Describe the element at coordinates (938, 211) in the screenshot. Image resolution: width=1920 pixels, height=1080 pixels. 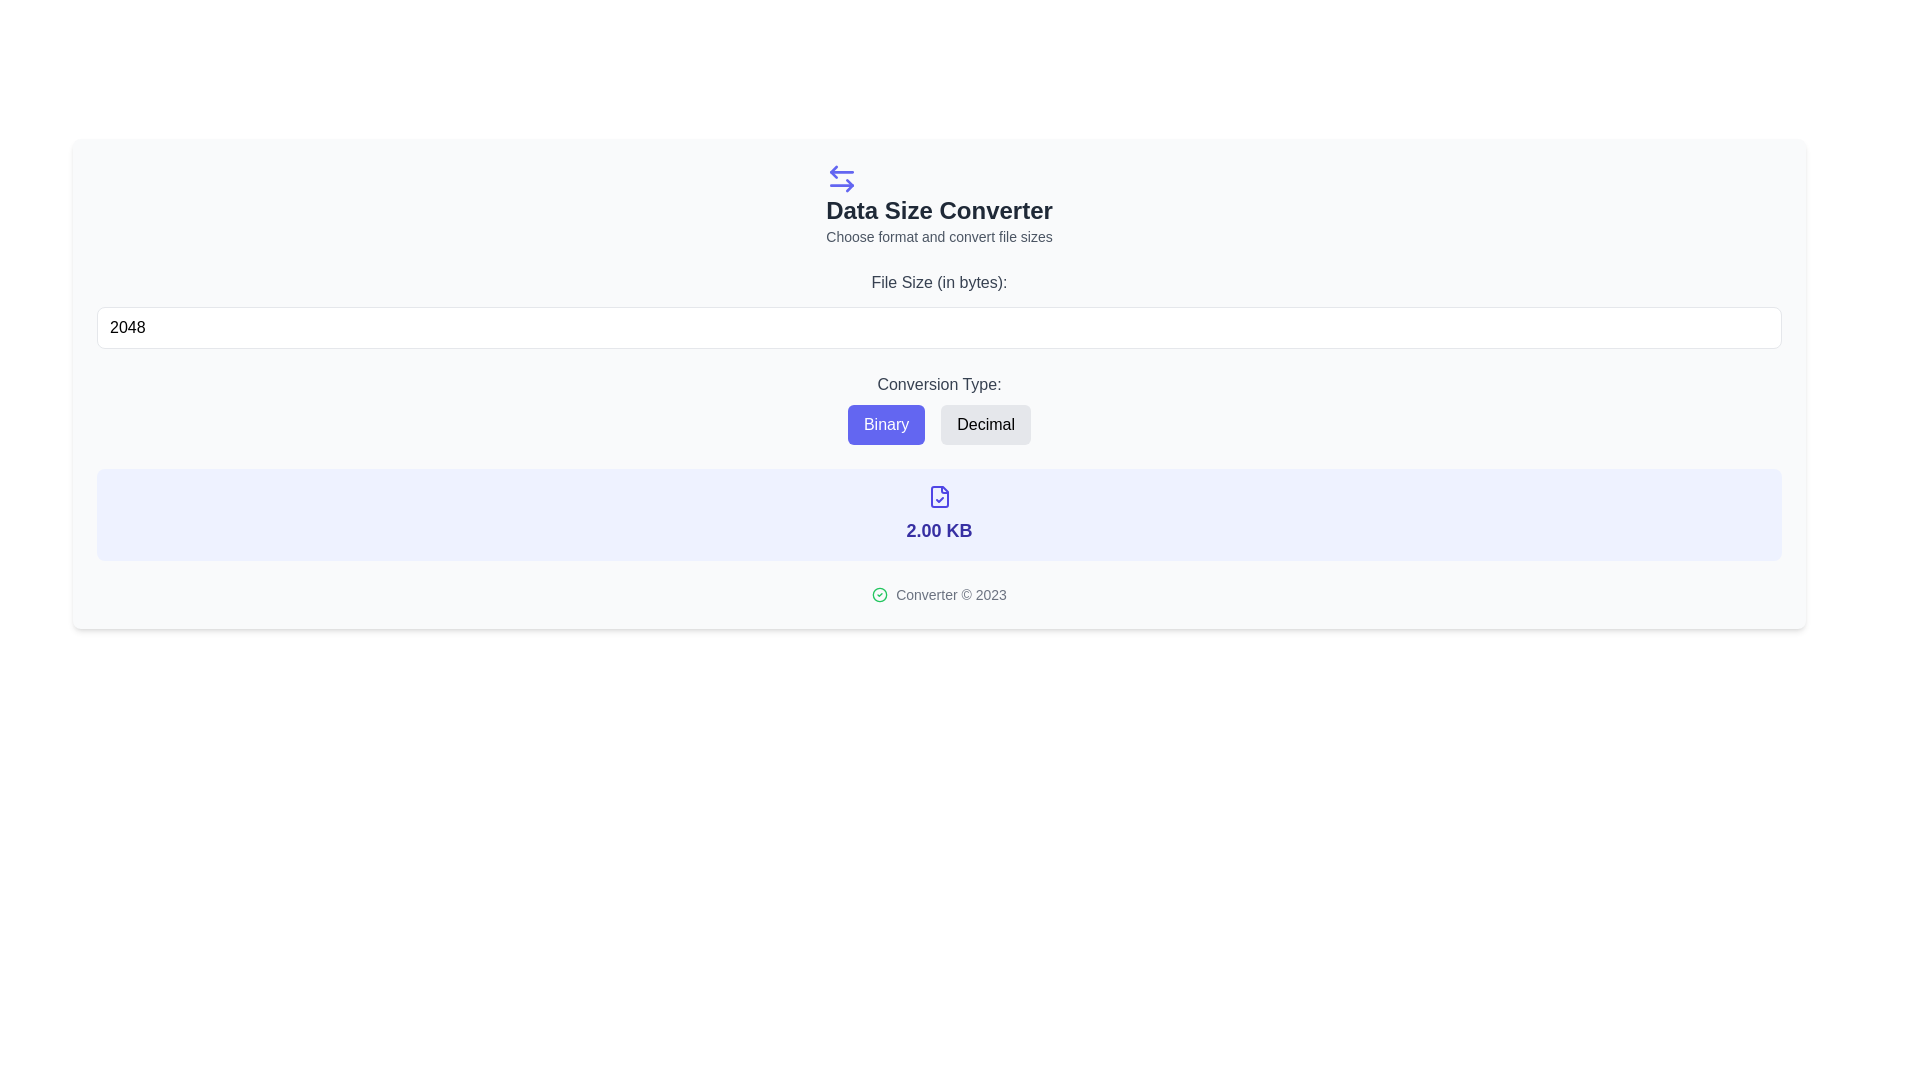
I see `text header labeled 'Data Size Converter', which is prominently displayed in bold, large font at the top of the page` at that location.